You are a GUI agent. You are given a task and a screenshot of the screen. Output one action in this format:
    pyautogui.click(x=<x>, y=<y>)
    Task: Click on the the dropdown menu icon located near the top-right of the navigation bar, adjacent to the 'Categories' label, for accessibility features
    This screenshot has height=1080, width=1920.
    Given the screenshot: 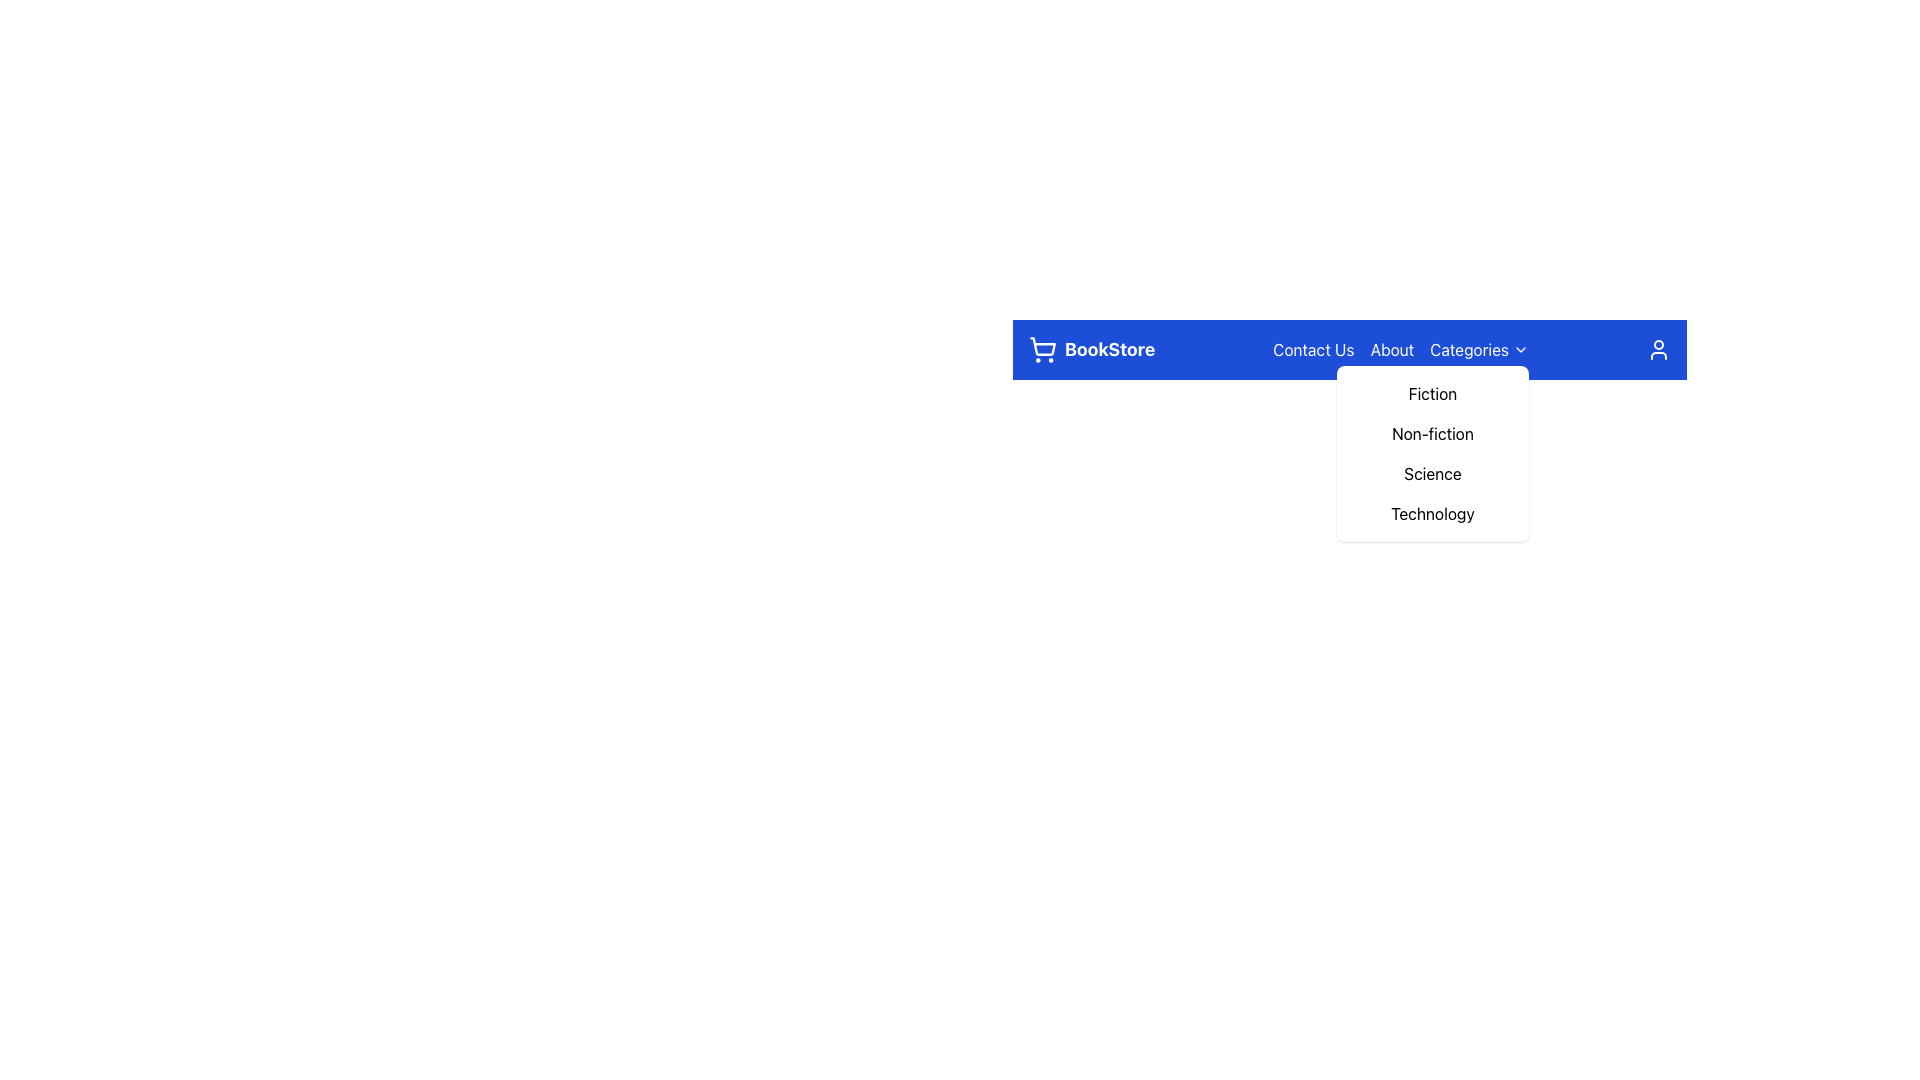 What is the action you would take?
    pyautogui.click(x=1520, y=349)
    